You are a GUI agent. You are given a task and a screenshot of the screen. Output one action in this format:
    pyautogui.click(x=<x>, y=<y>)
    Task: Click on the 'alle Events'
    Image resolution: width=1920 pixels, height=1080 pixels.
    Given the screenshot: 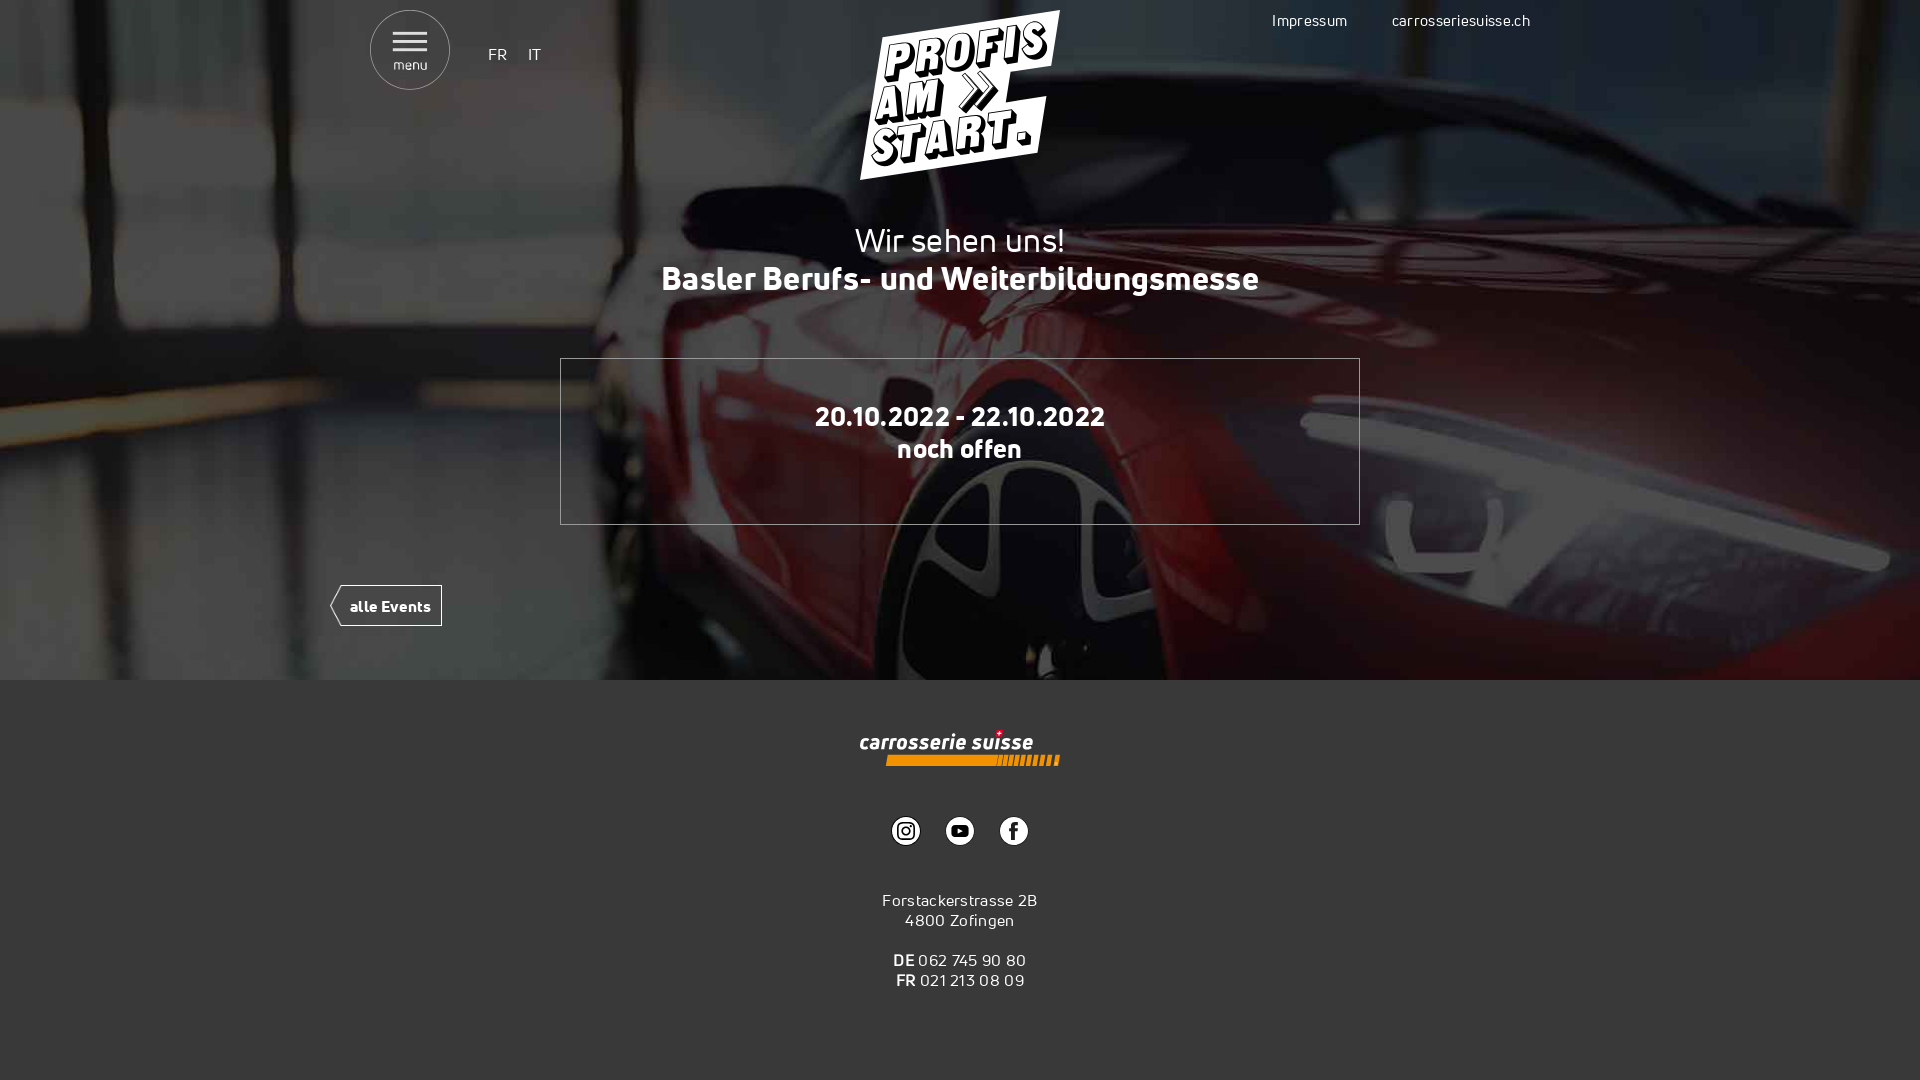 What is the action you would take?
    pyautogui.click(x=385, y=609)
    